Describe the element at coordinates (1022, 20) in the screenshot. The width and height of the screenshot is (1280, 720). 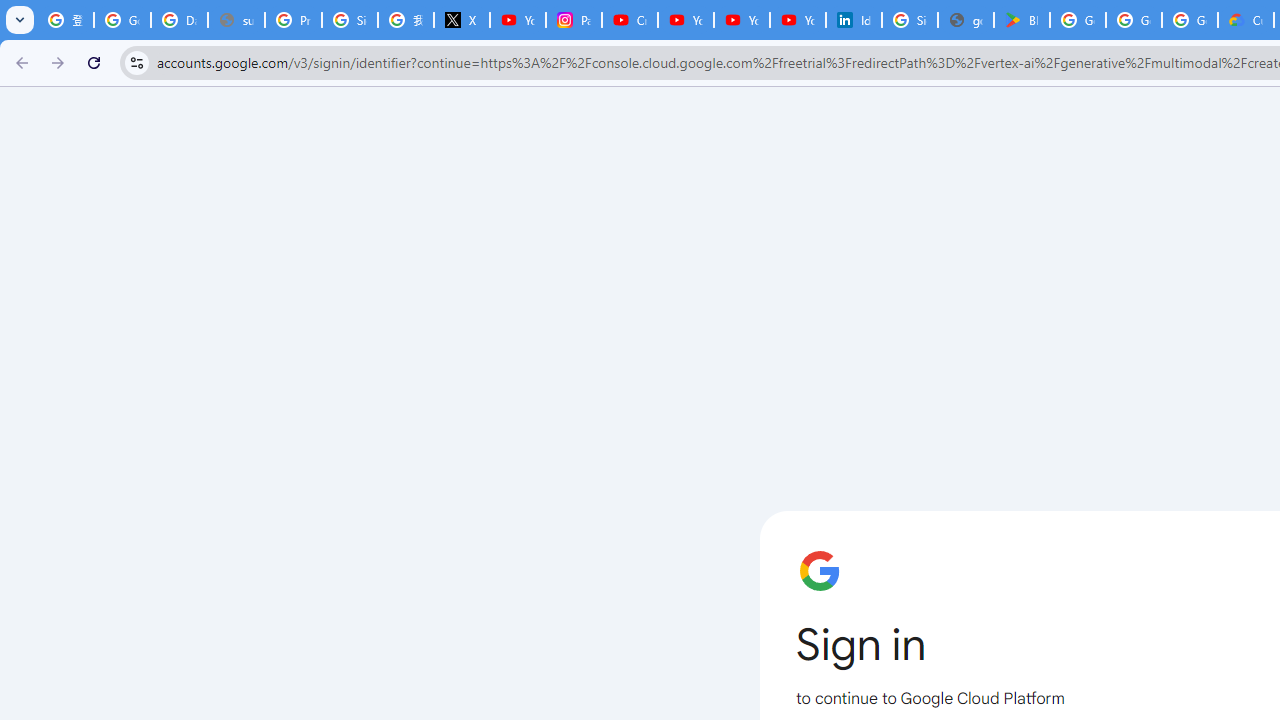
I see `'Bluey: Let'` at that location.